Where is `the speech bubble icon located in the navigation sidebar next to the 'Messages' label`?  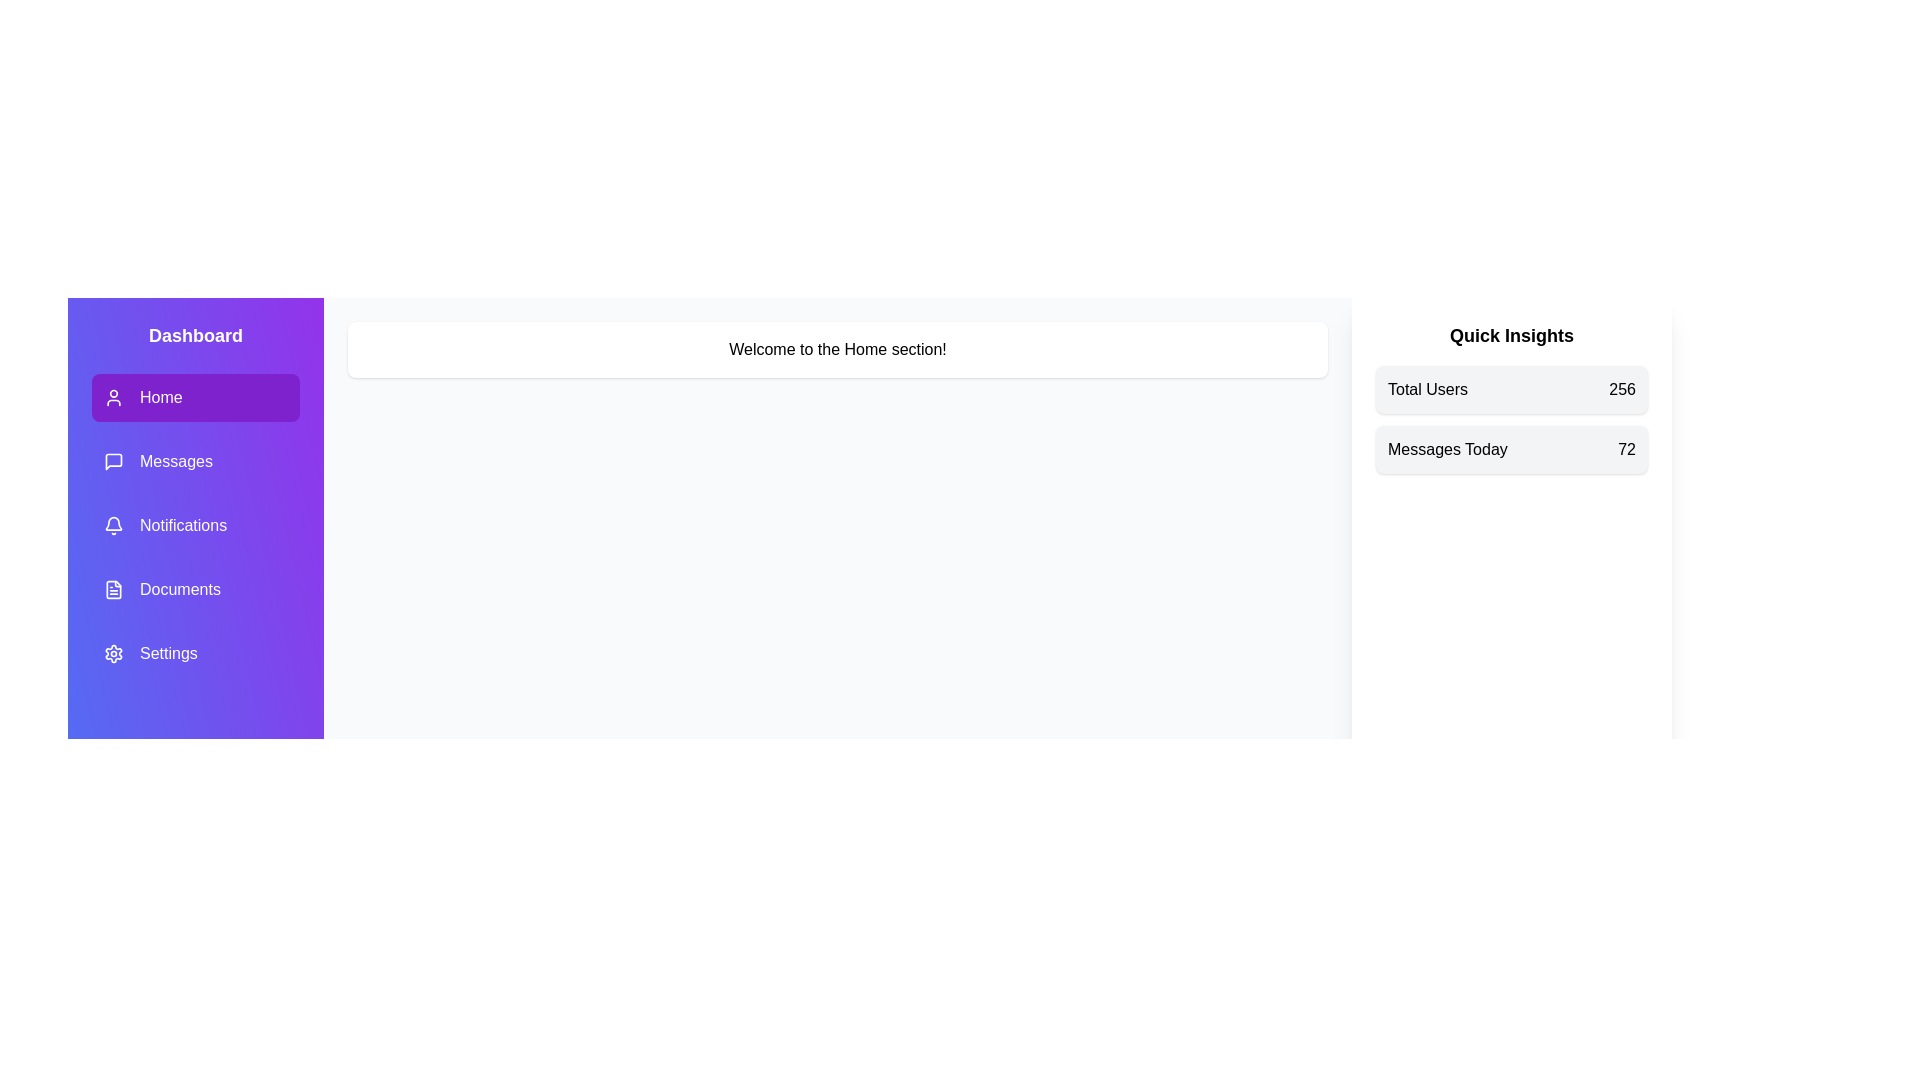
the speech bubble icon located in the navigation sidebar next to the 'Messages' label is located at coordinates (113, 462).